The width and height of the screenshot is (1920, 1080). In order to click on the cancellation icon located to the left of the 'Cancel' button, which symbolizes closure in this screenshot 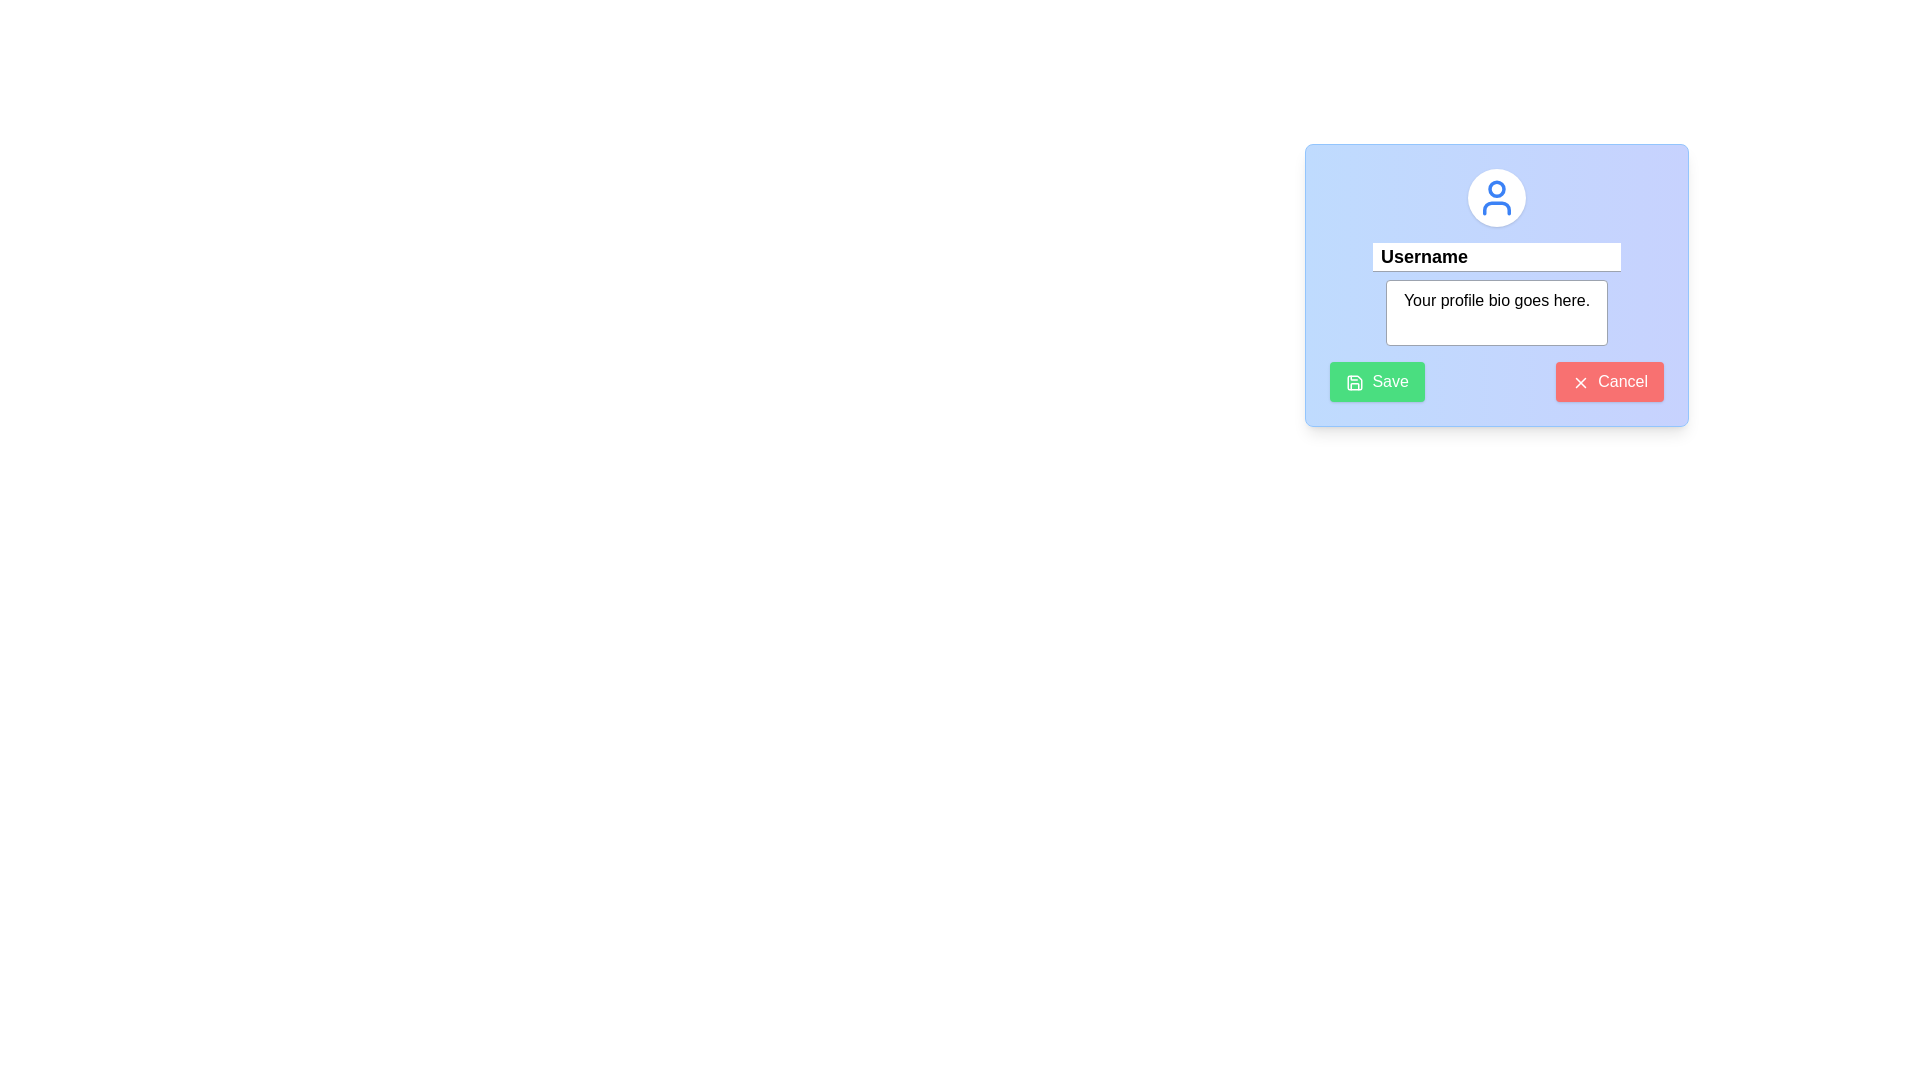, I will do `click(1579, 382)`.